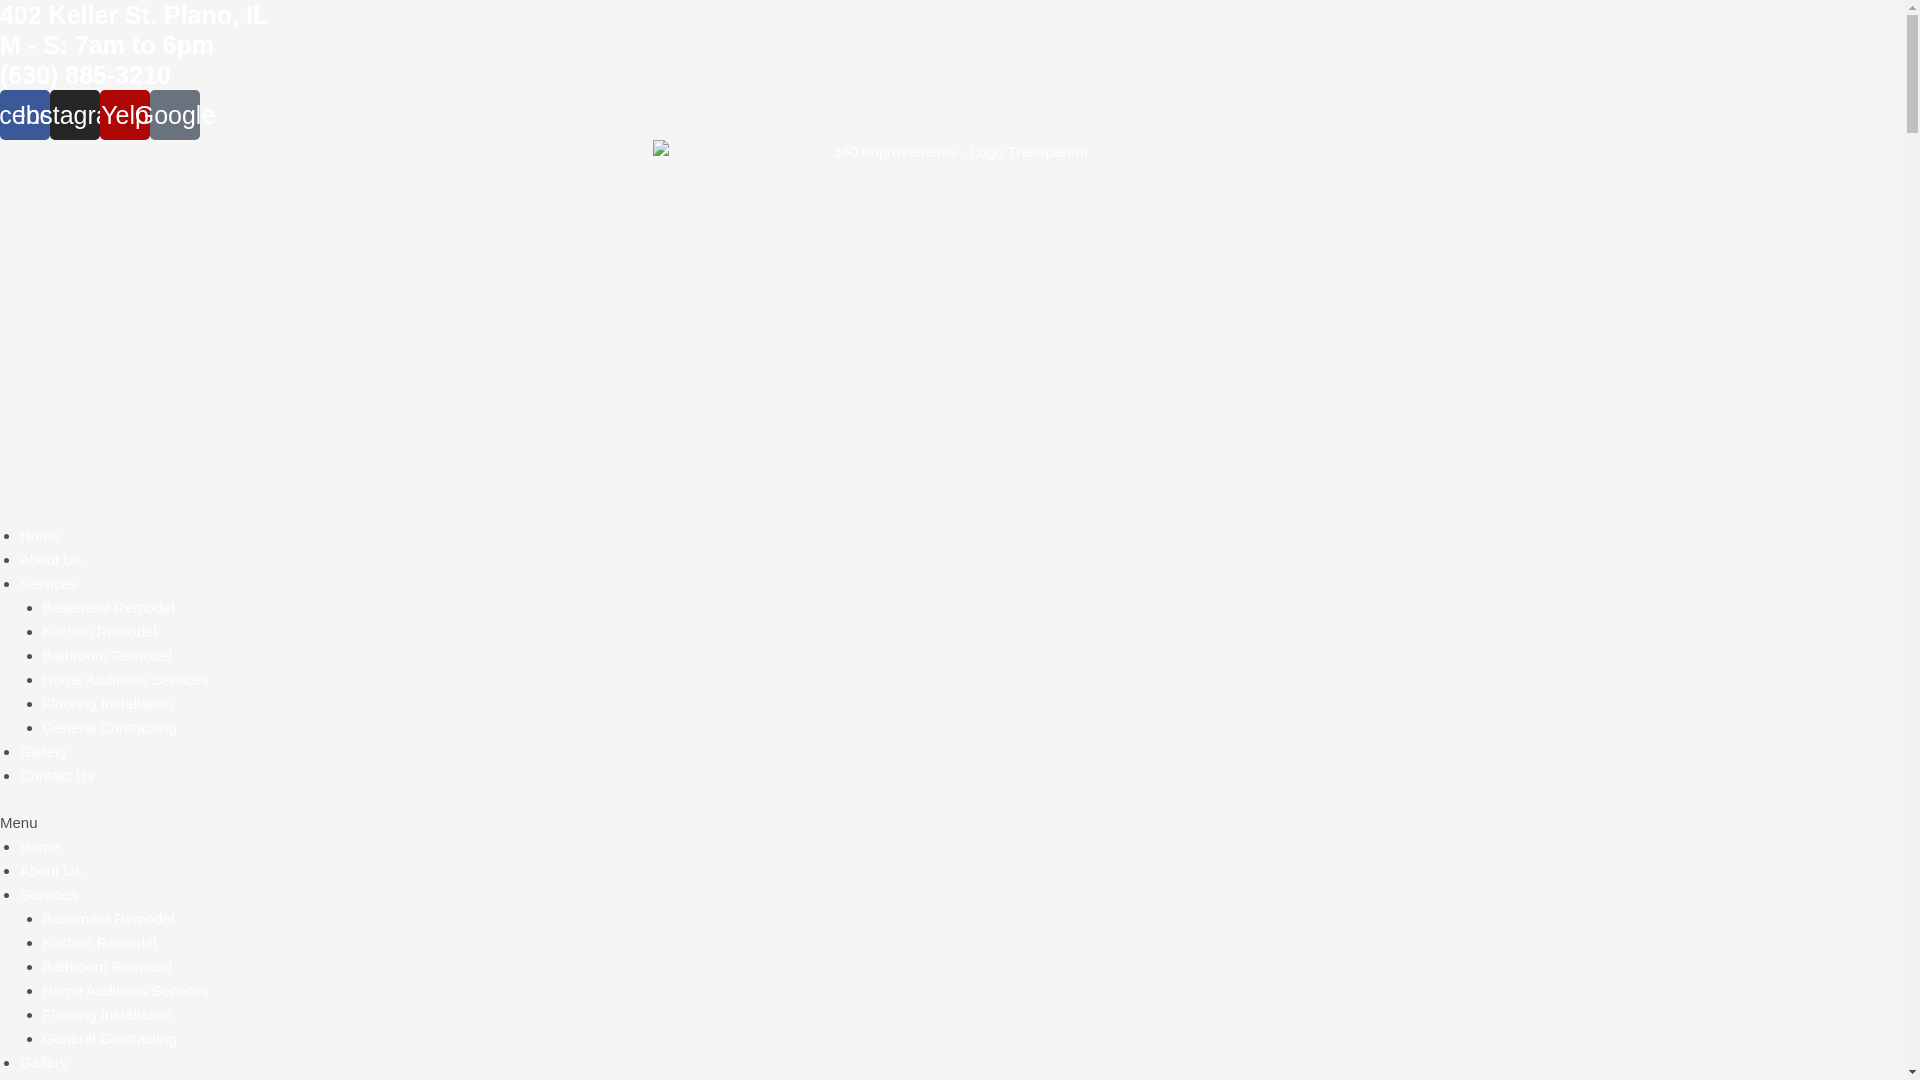 The image size is (1920, 1080). What do you see at coordinates (75, 115) in the screenshot?
I see `'Instagram'` at bounding box center [75, 115].